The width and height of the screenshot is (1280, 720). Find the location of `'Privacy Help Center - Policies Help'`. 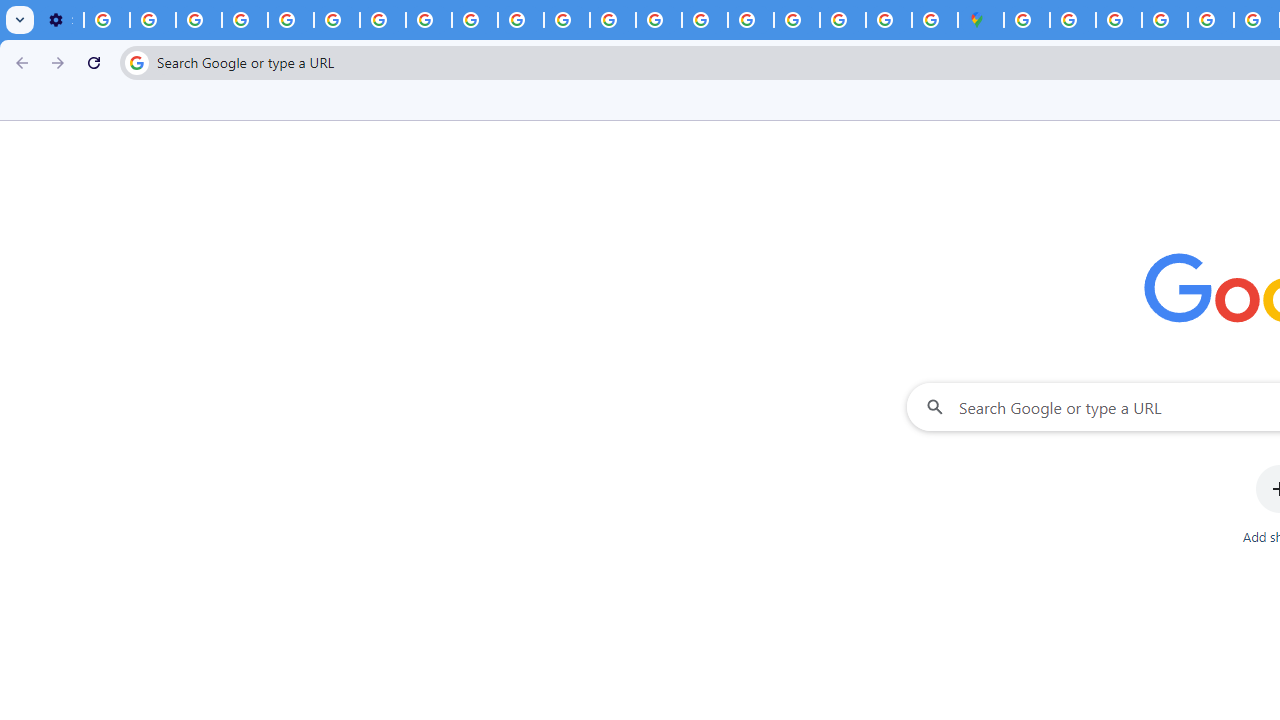

'Privacy Help Center - Policies Help' is located at coordinates (289, 20).